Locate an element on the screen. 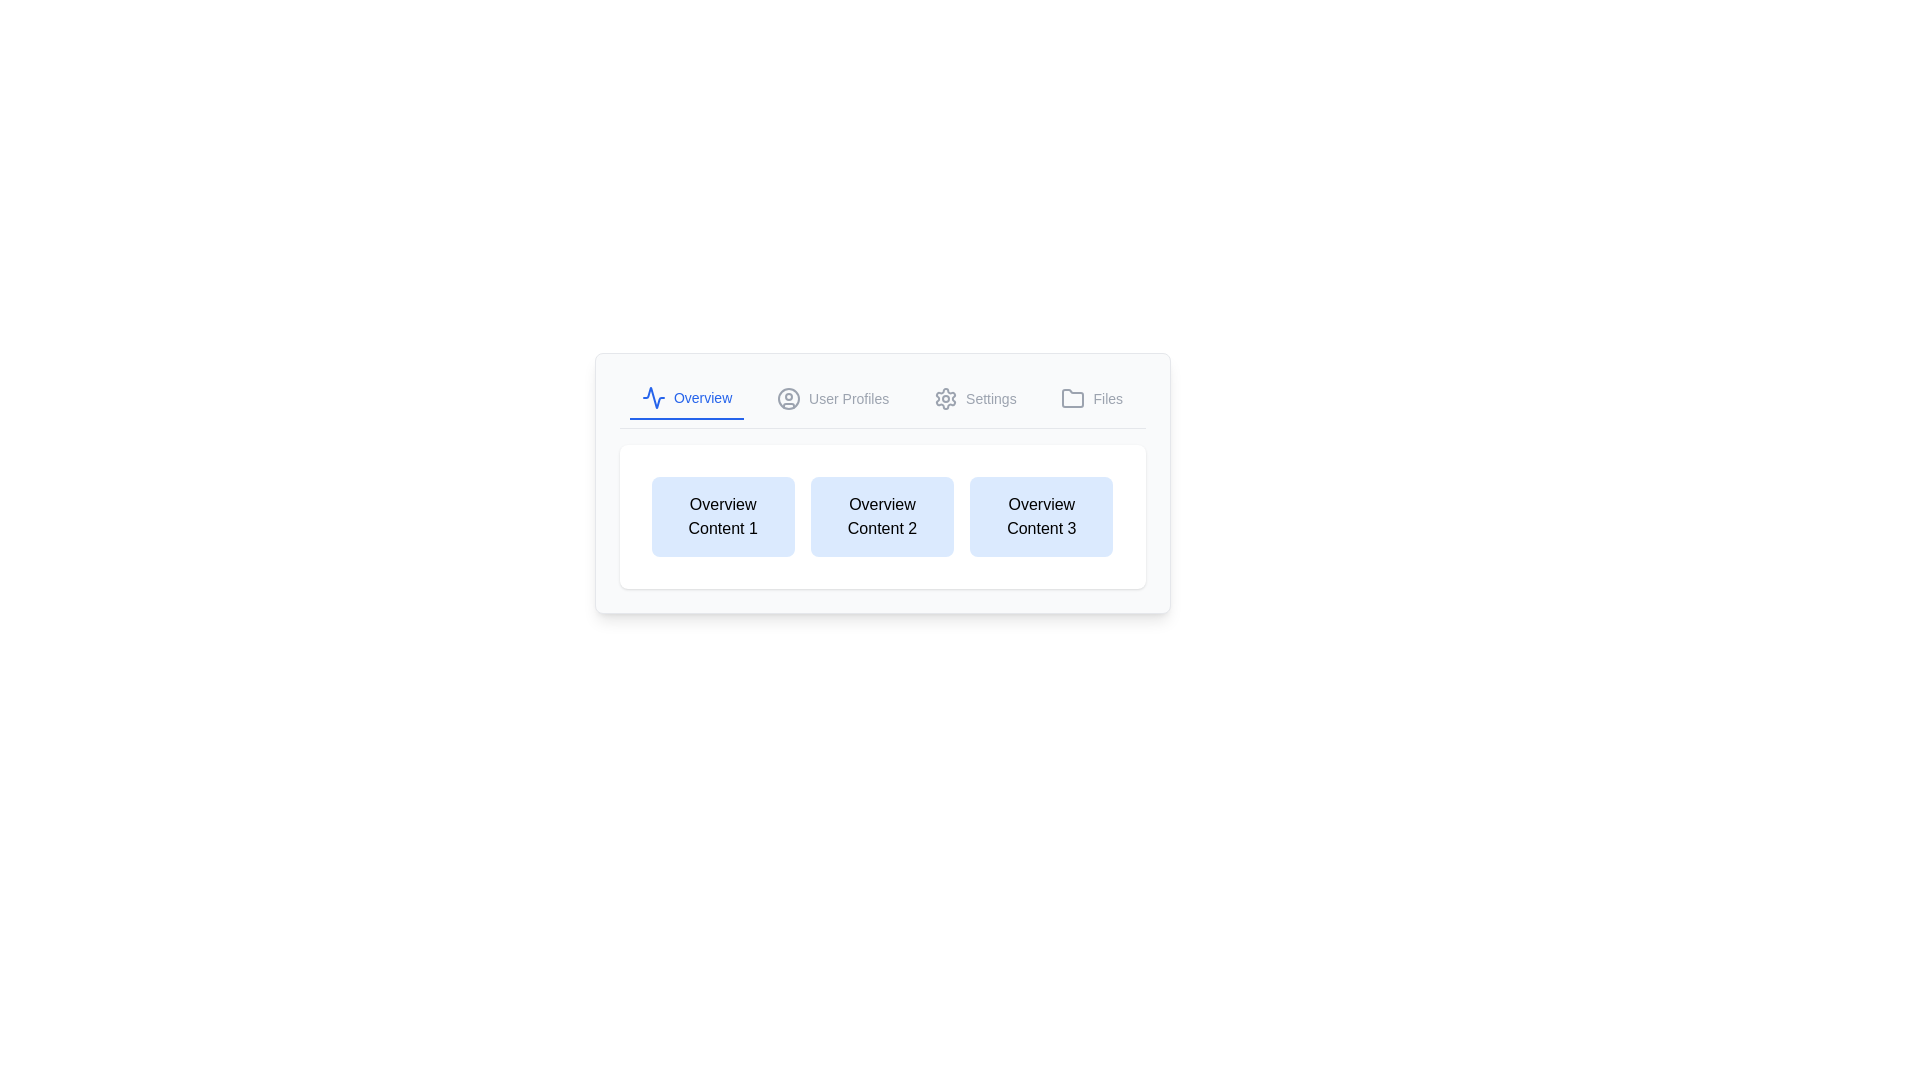  the gear icon in the navigation bar, which is located between the 'User Profiles' icon and the 'Files' icon is located at coordinates (944, 398).